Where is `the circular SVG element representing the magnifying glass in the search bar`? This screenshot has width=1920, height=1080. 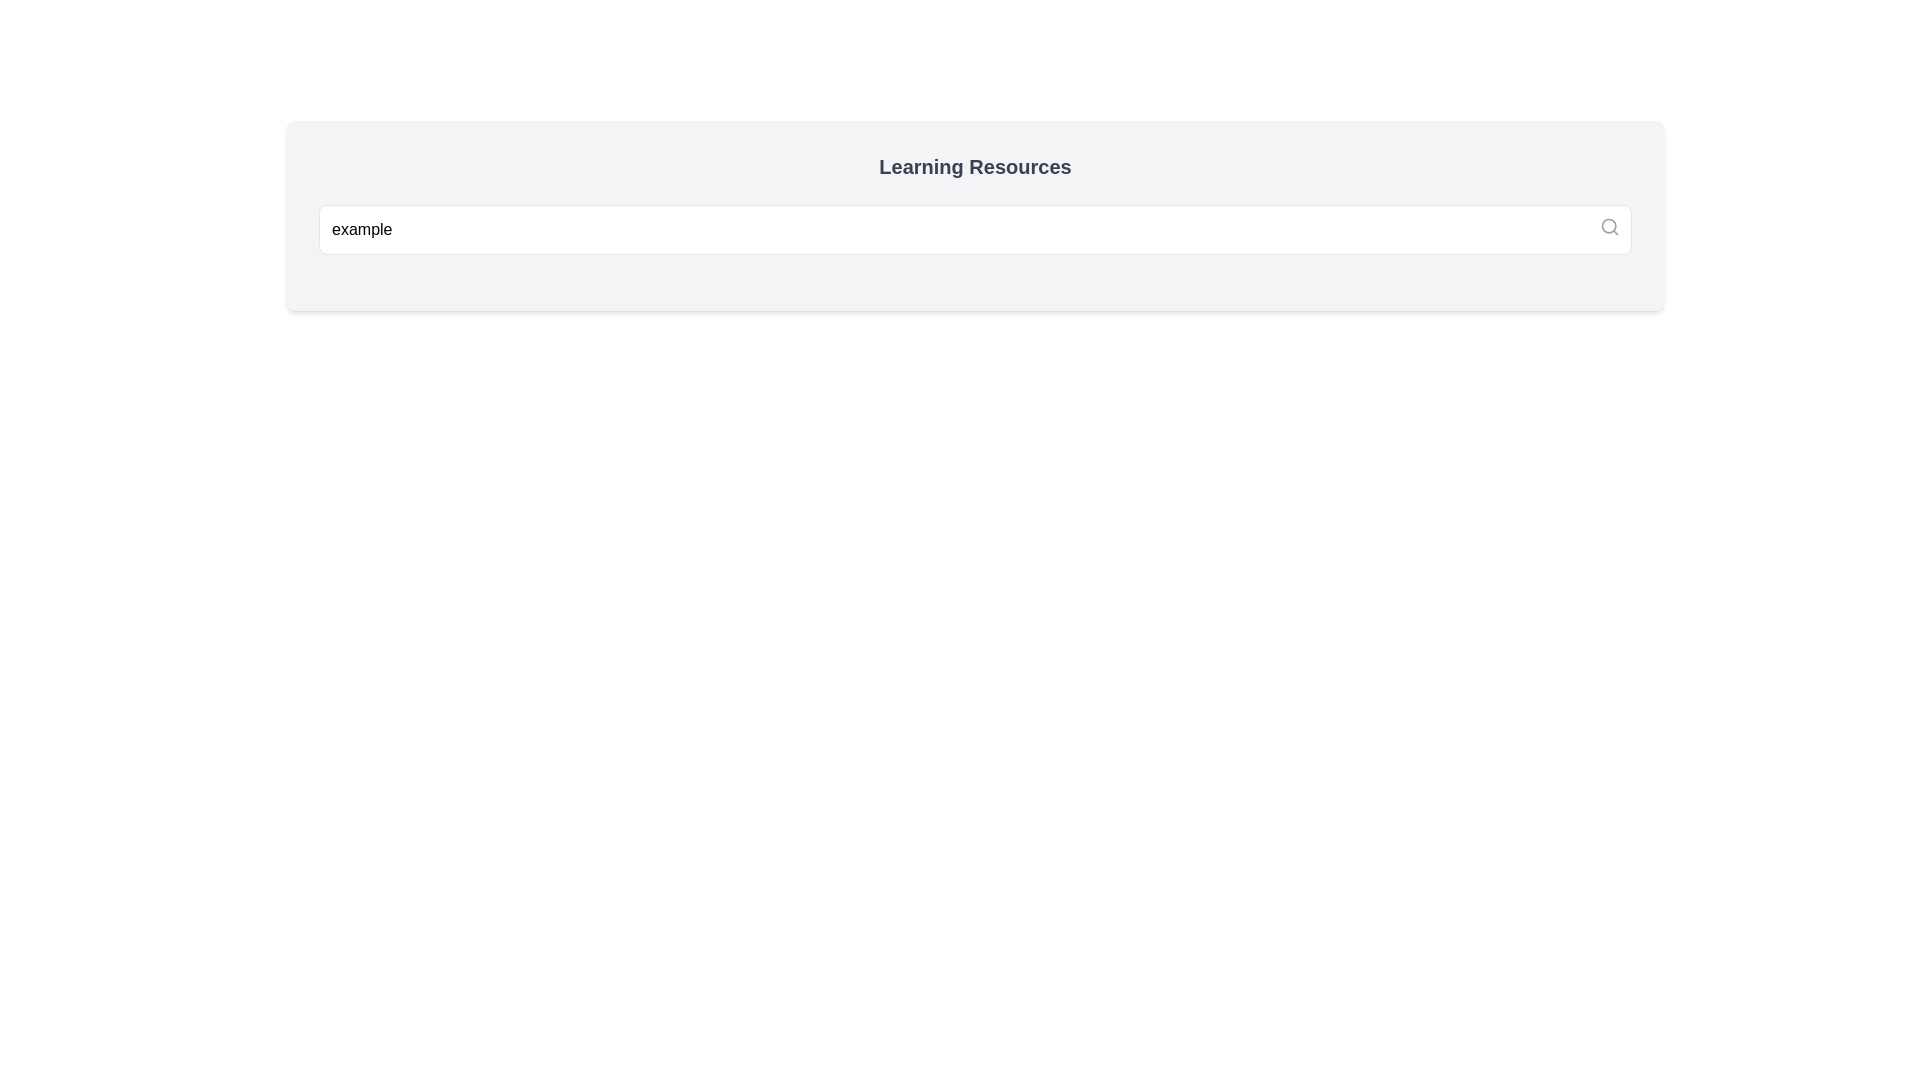 the circular SVG element representing the magnifying glass in the search bar is located at coordinates (1609, 225).